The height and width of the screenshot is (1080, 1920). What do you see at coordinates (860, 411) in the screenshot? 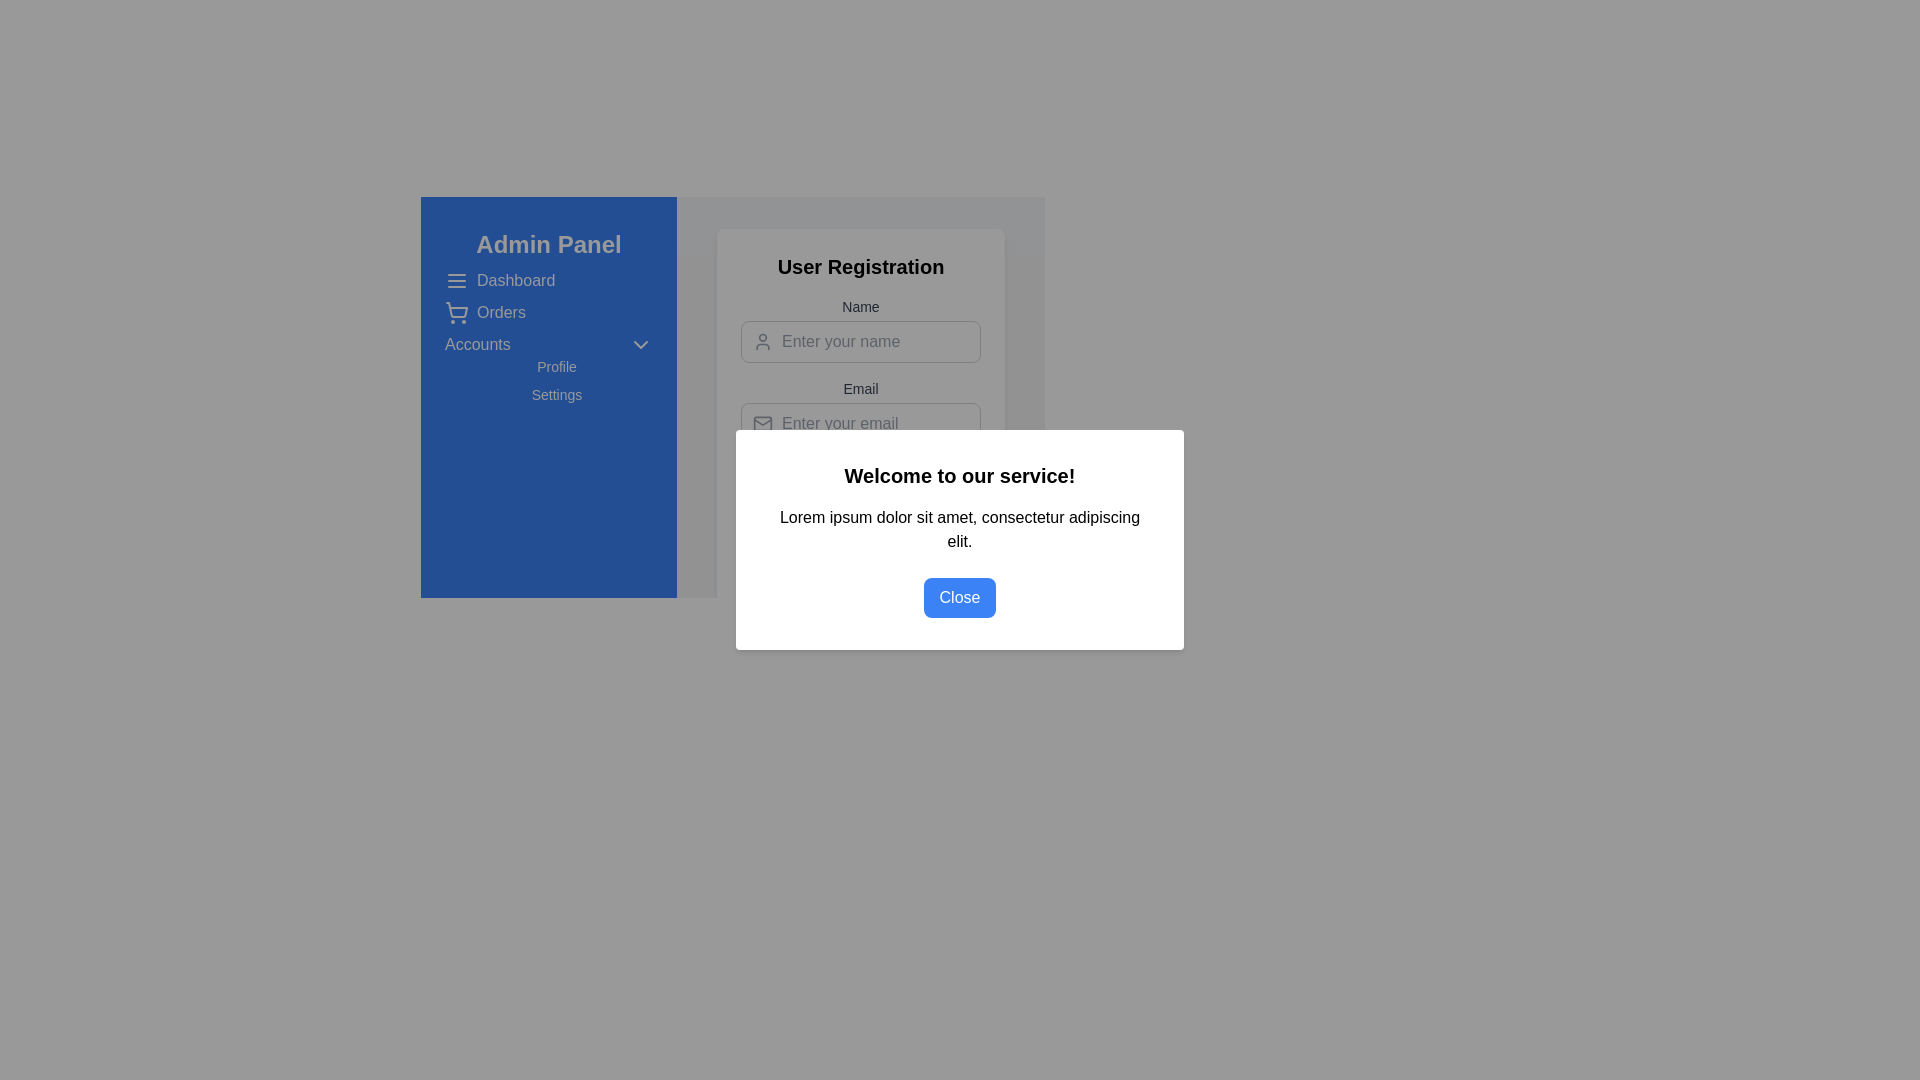
I see `the email input field in the 'User Registration' form to focus the input area` at bounding box center [860, 411].